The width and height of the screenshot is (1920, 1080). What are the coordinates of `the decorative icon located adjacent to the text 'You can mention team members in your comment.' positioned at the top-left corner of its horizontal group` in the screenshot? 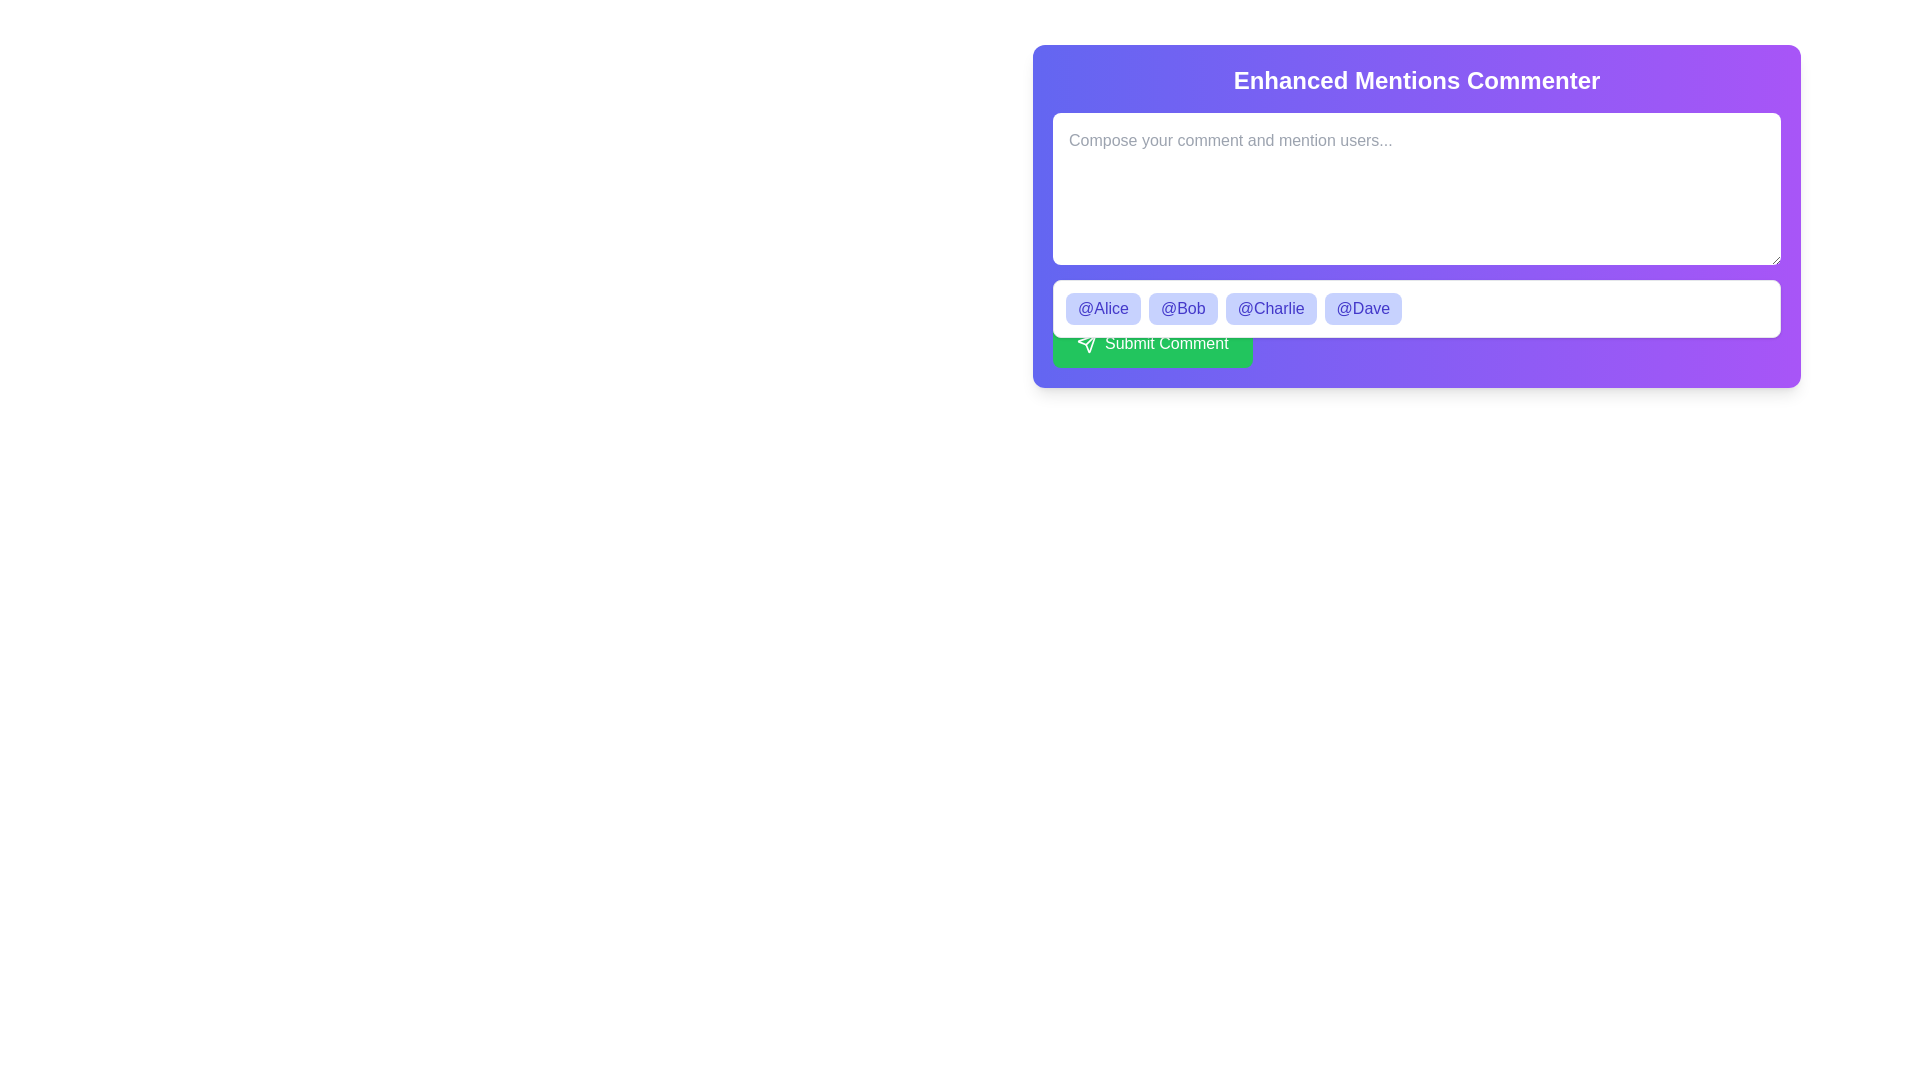 It's located at (1064, 300).